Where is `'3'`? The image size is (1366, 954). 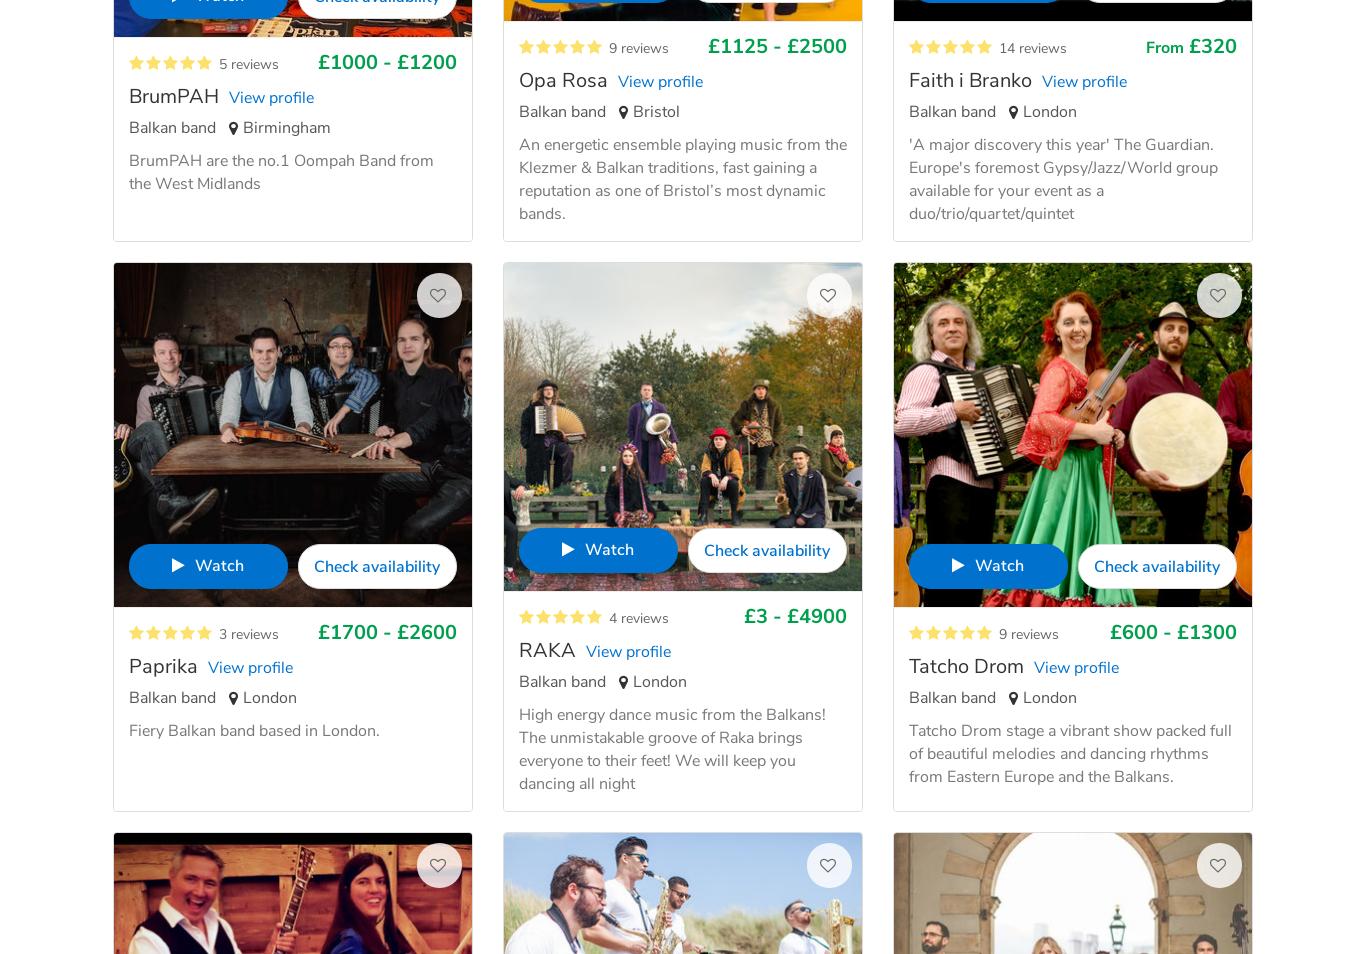
'3' is located at coordinates (217, 632).